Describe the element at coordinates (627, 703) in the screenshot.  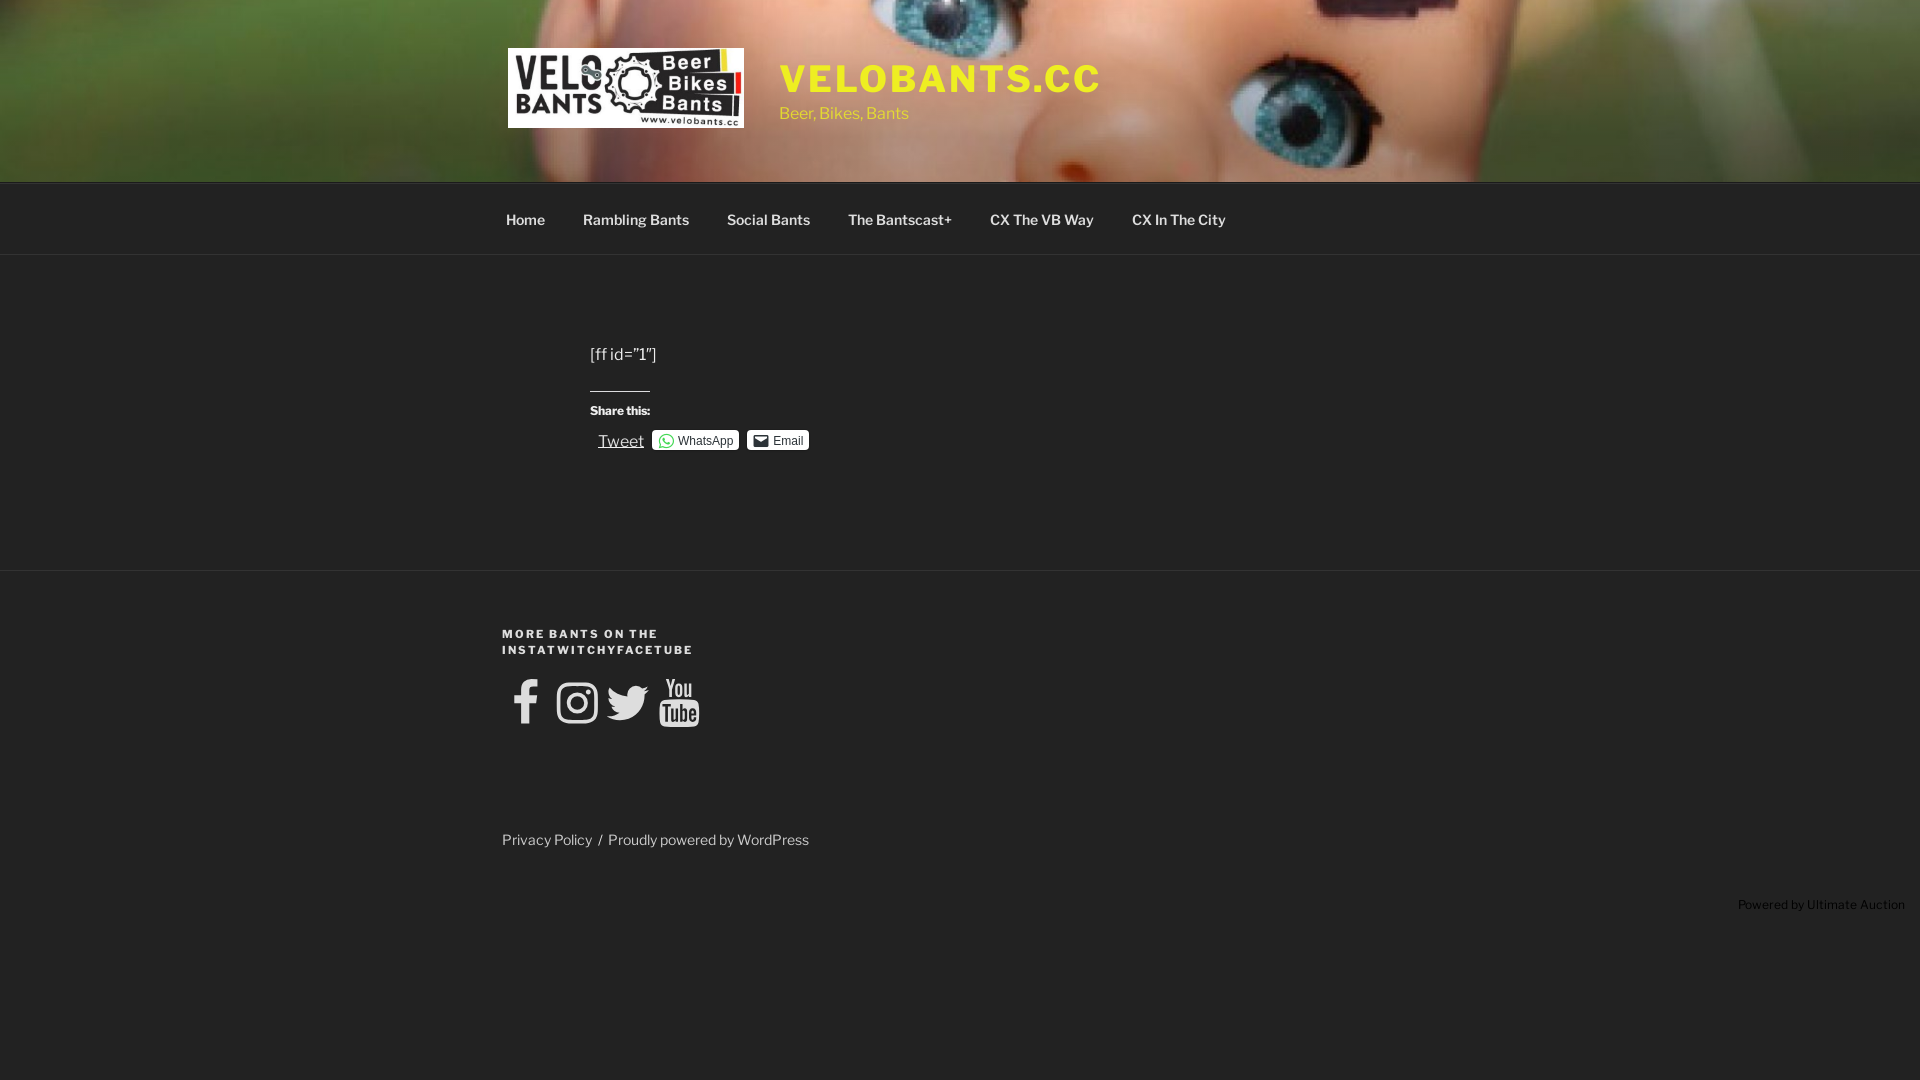
I see `'Twitter'` at that location.